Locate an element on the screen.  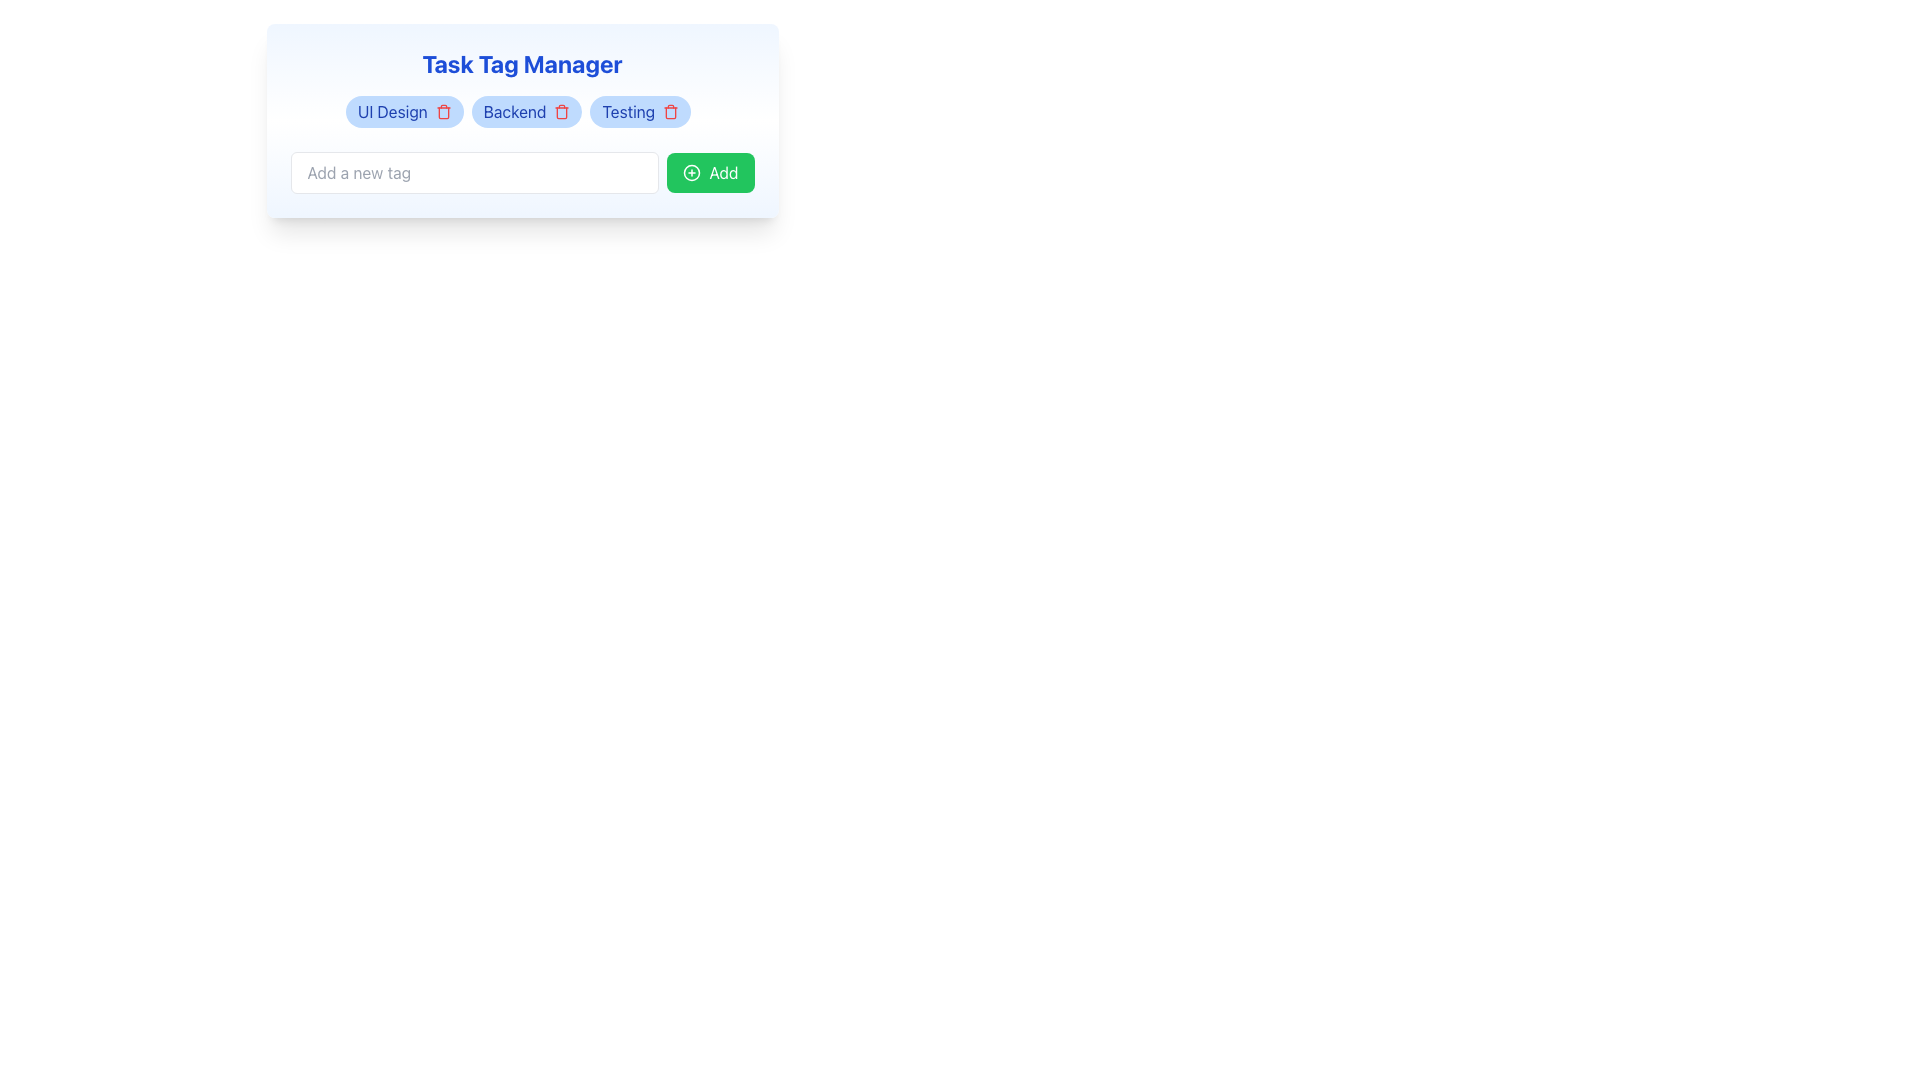
the first badge labeled 'UI Design' with a light blue background is located at coordinates (403, 111).